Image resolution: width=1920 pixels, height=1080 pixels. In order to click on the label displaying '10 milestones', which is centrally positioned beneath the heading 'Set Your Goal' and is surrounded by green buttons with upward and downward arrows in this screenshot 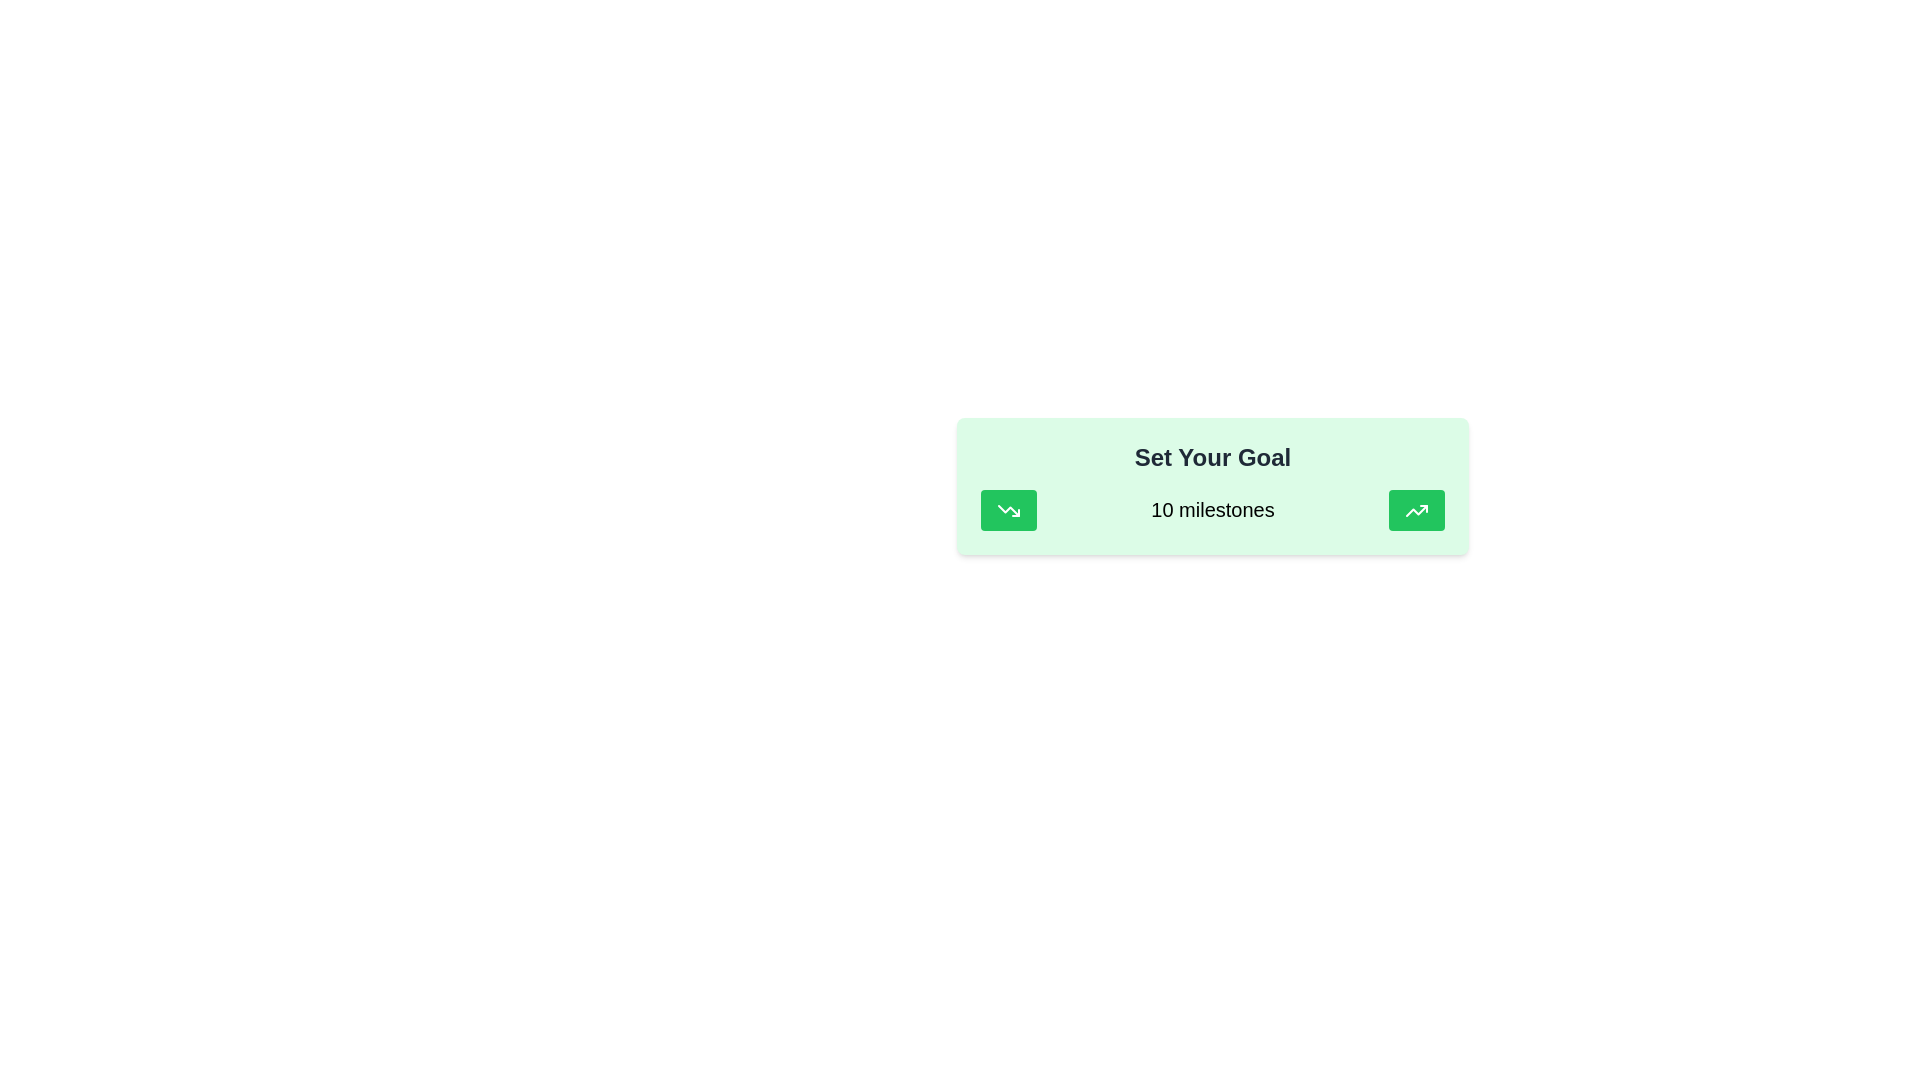, I will do `click(1212, 508)`.